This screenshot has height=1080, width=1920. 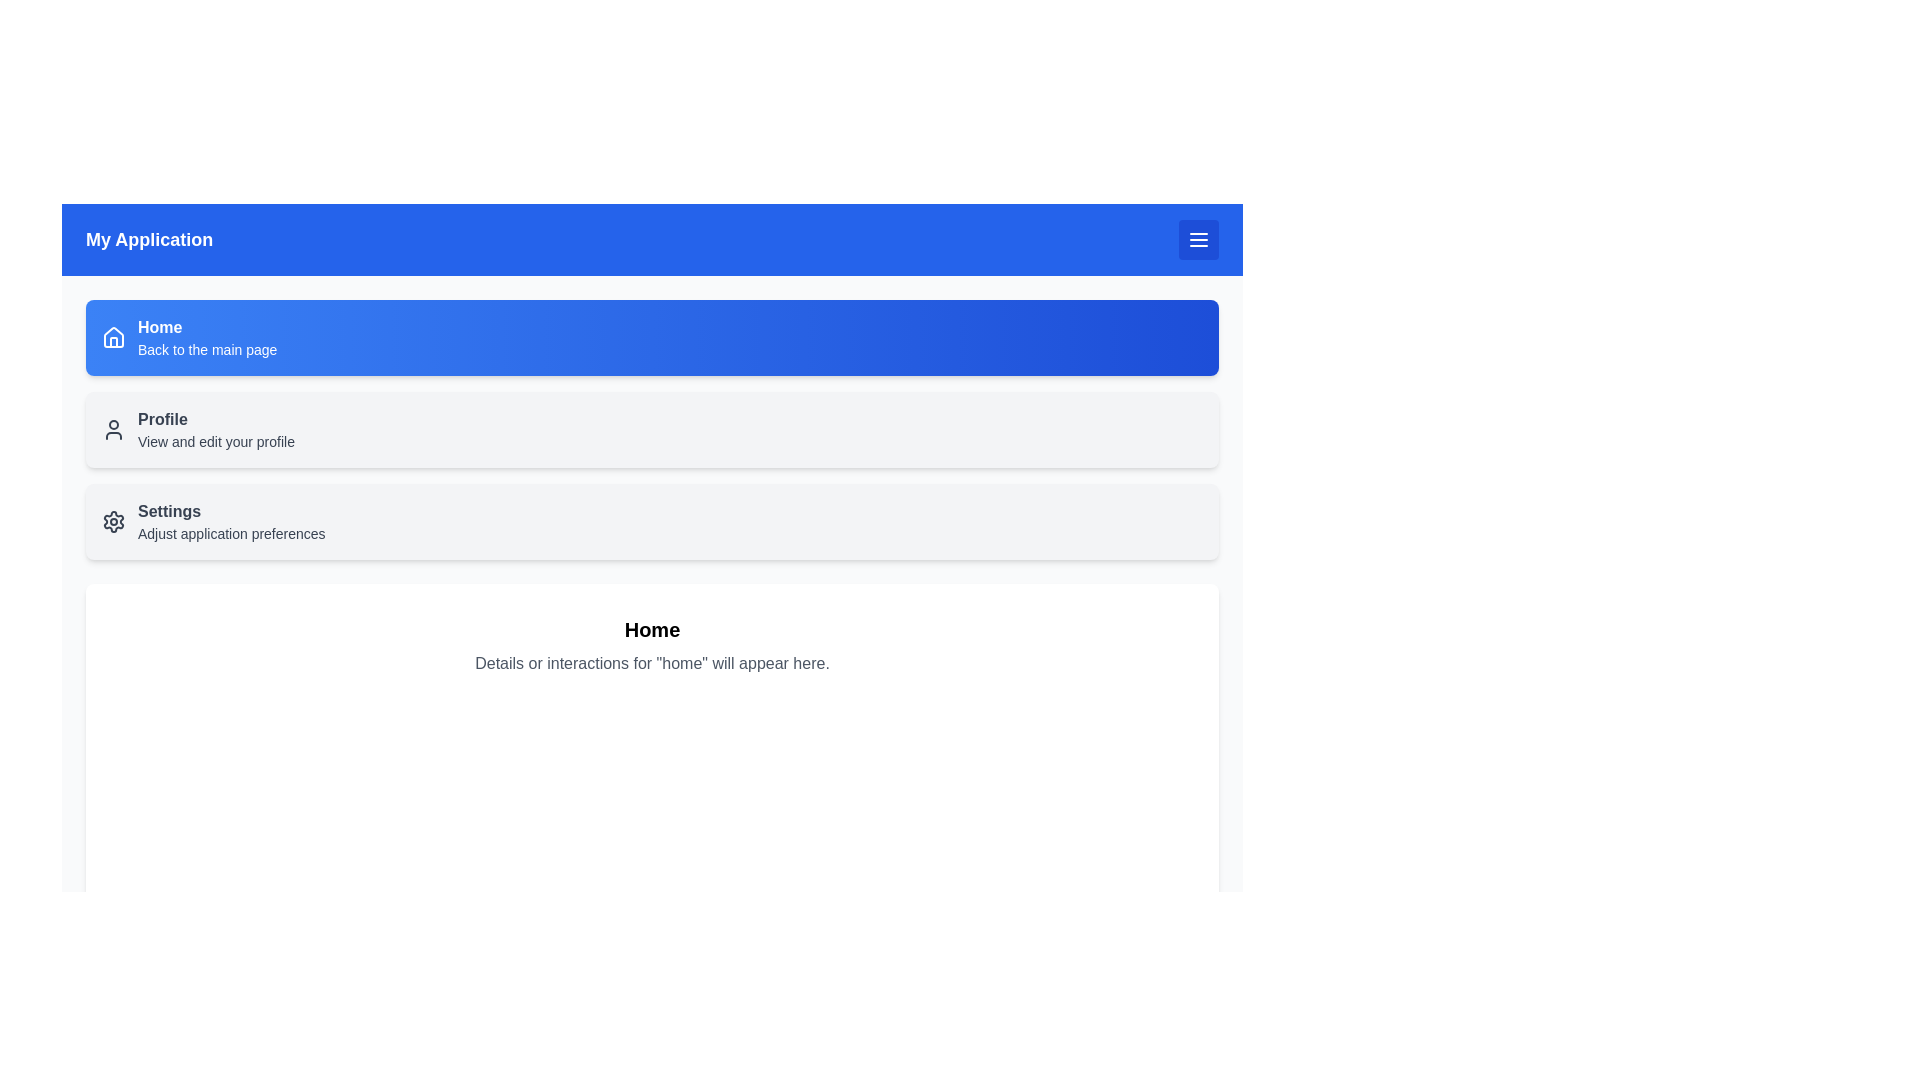 I want to click on the context descriptor text label located below the 'Profile' section in the menu-style navigation to understand its functionality, so click(x=216, y=441).